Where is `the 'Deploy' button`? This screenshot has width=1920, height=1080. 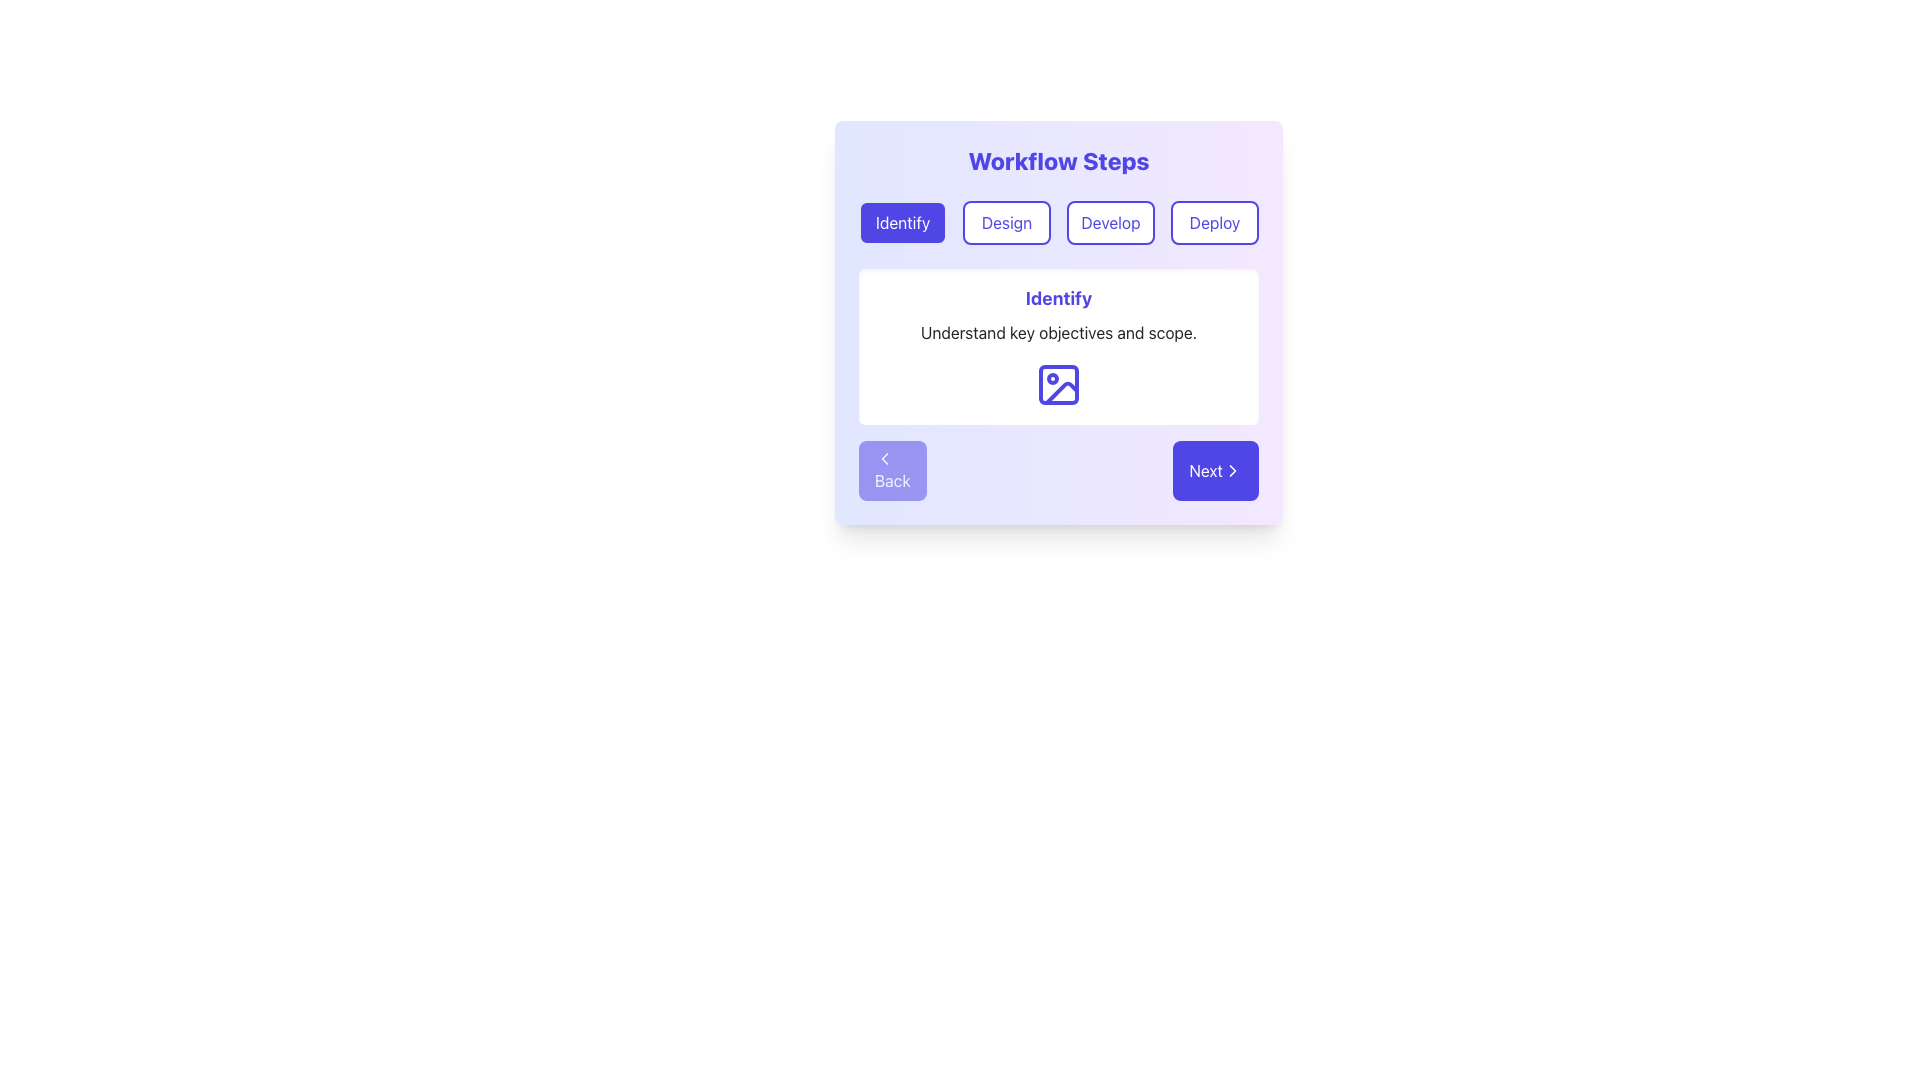
the 'Deploy' button is located at coordinates (1213, 223).